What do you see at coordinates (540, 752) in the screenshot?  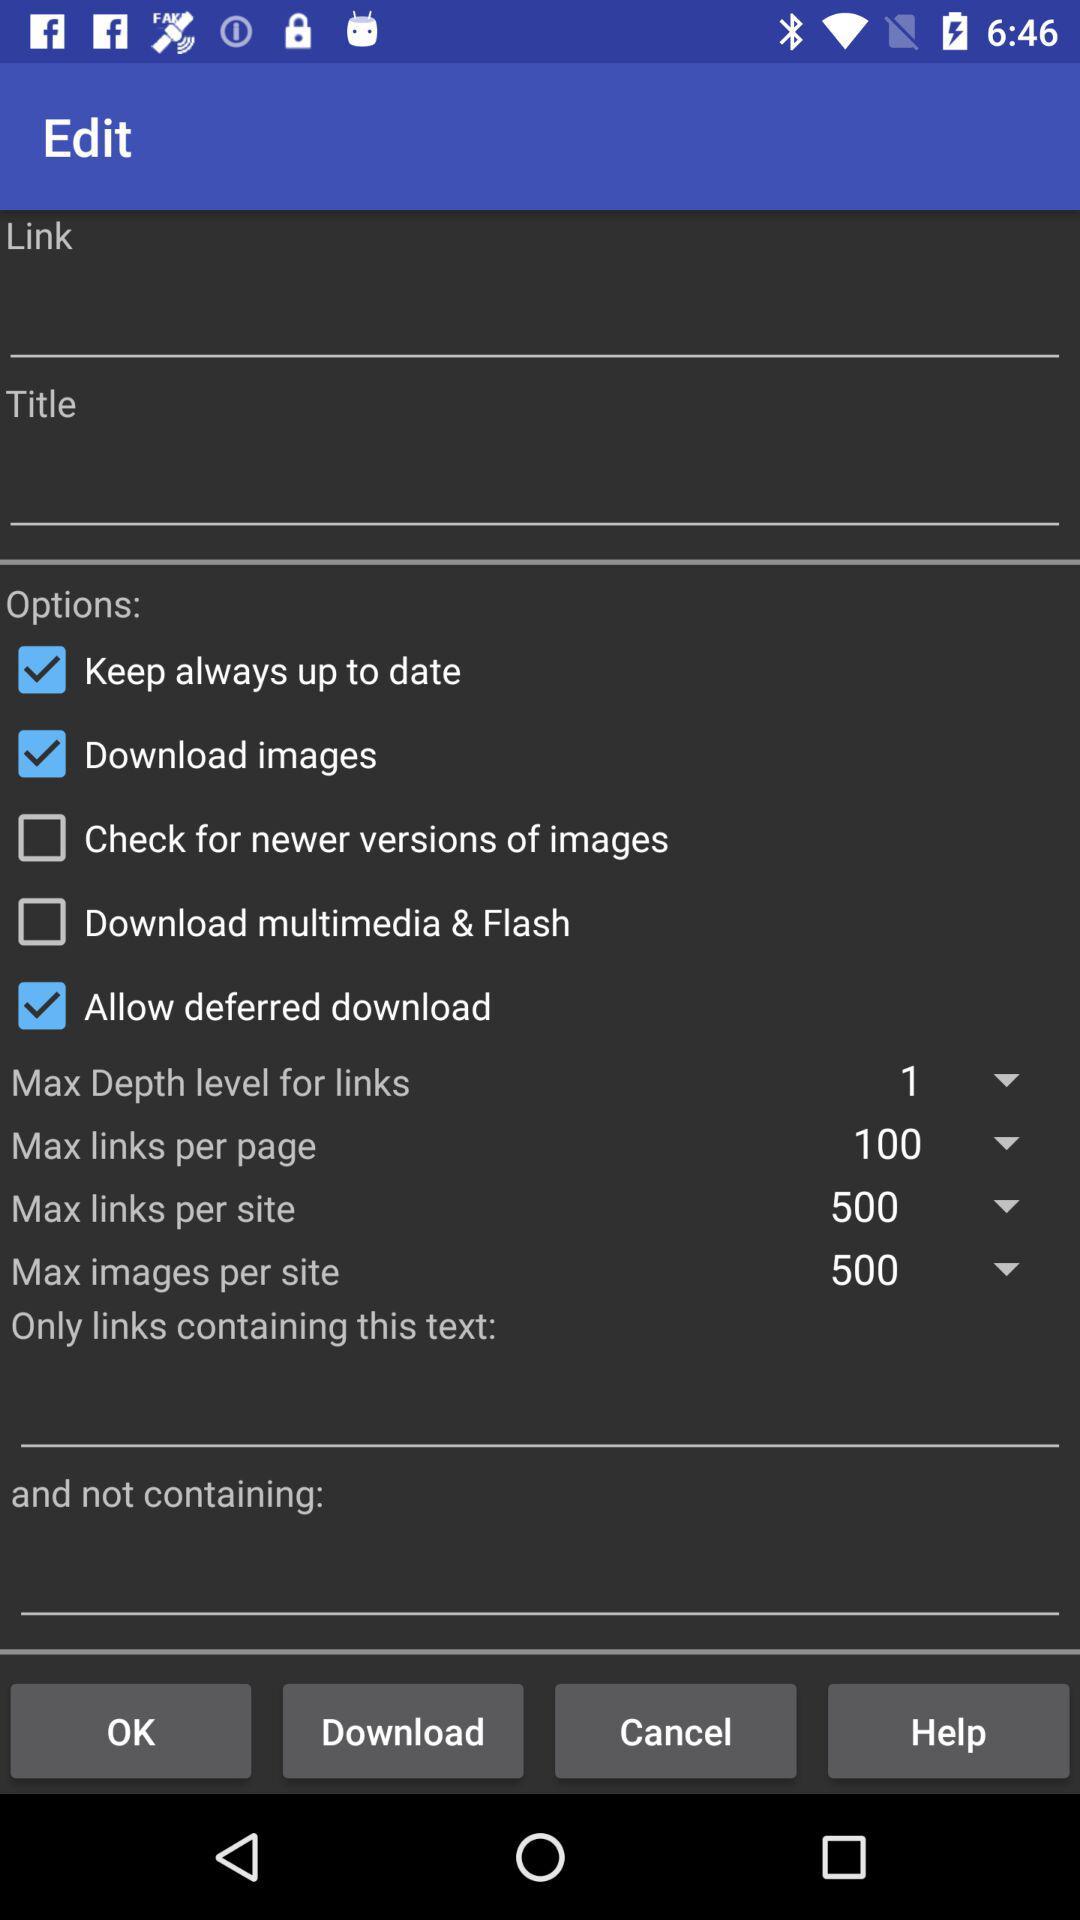 I see `download images checkbox` at bounding box center [540, 752].